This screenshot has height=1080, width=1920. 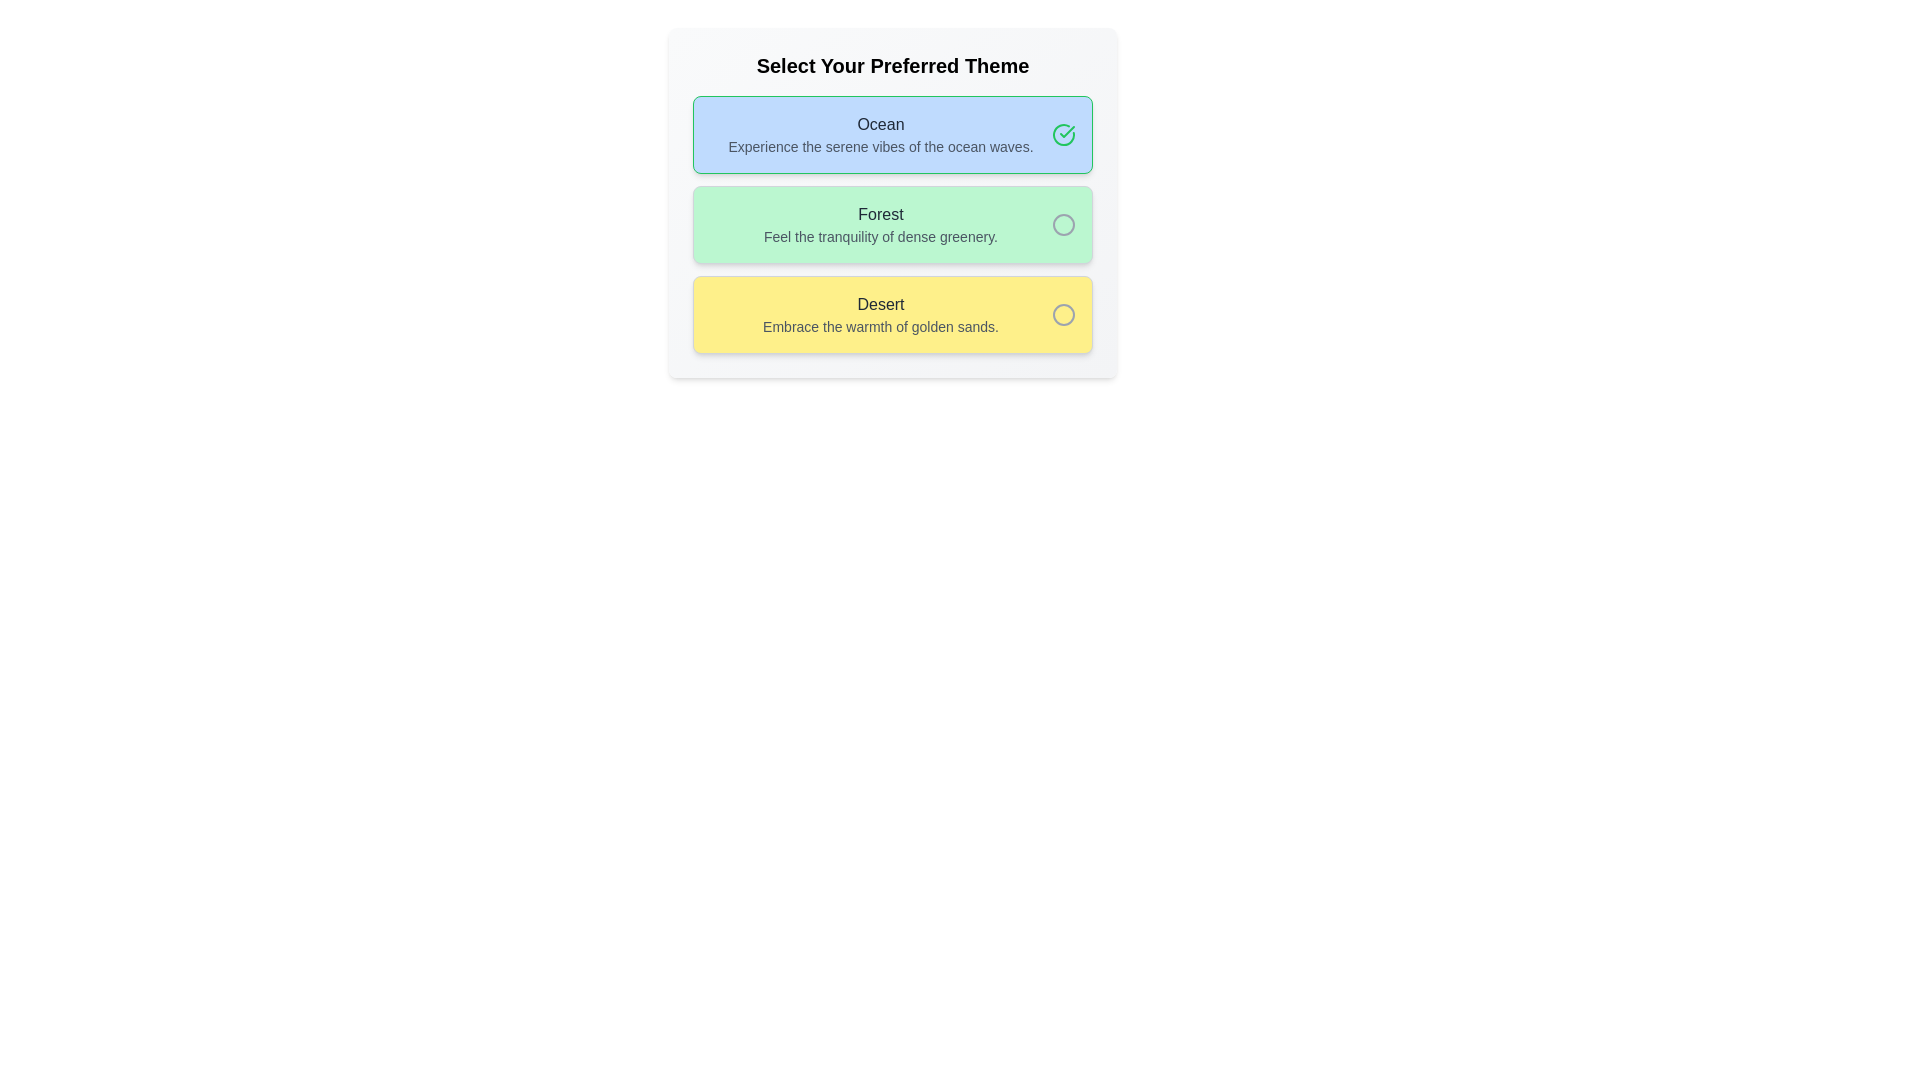 I want to click on the text block describing the 'Desert' theme option, located in the third card of the vertically stacked group, centered horizontally within the yellow card, so click(x=880, y=315).